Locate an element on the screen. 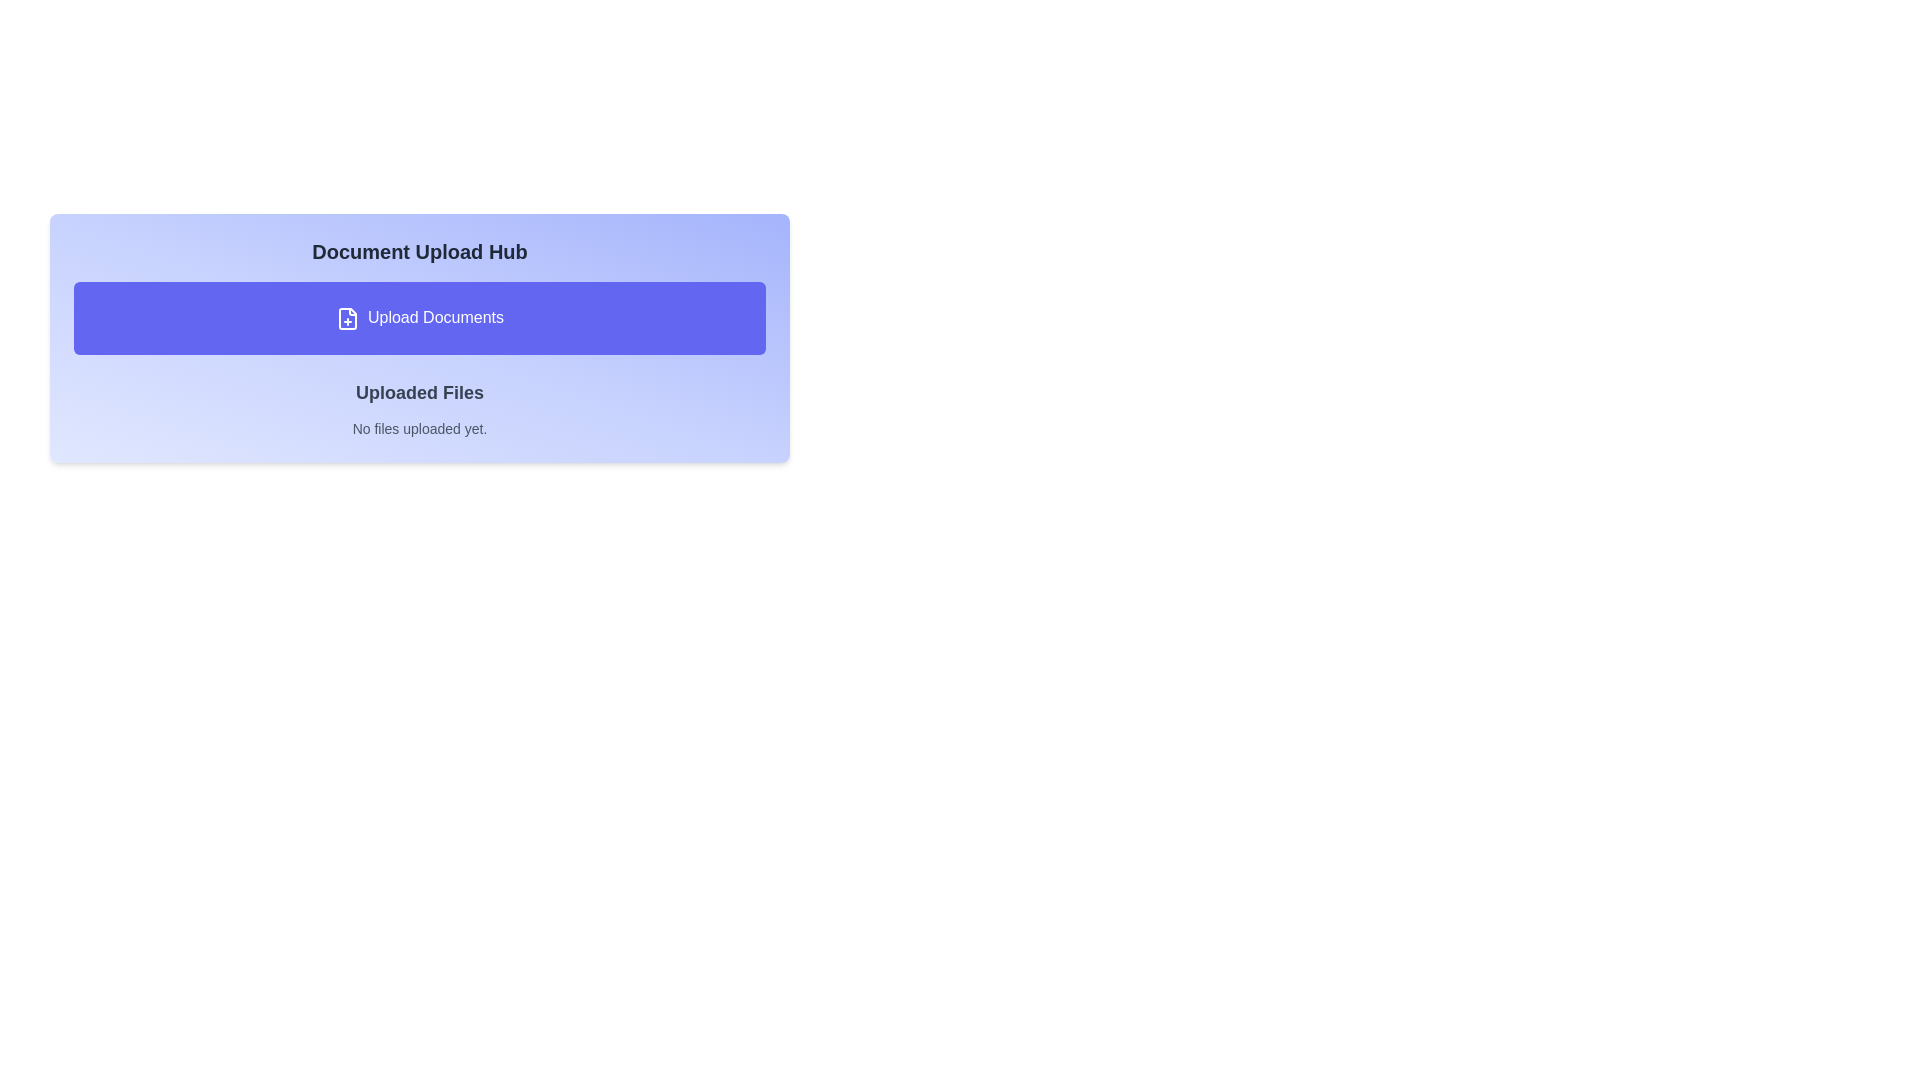  the Text Label that serves as a header for the uploaded files section, which is located below the 'Upload Documents' button and above the 'No files uploaded yet.' text is located at coordinates (419, 392).